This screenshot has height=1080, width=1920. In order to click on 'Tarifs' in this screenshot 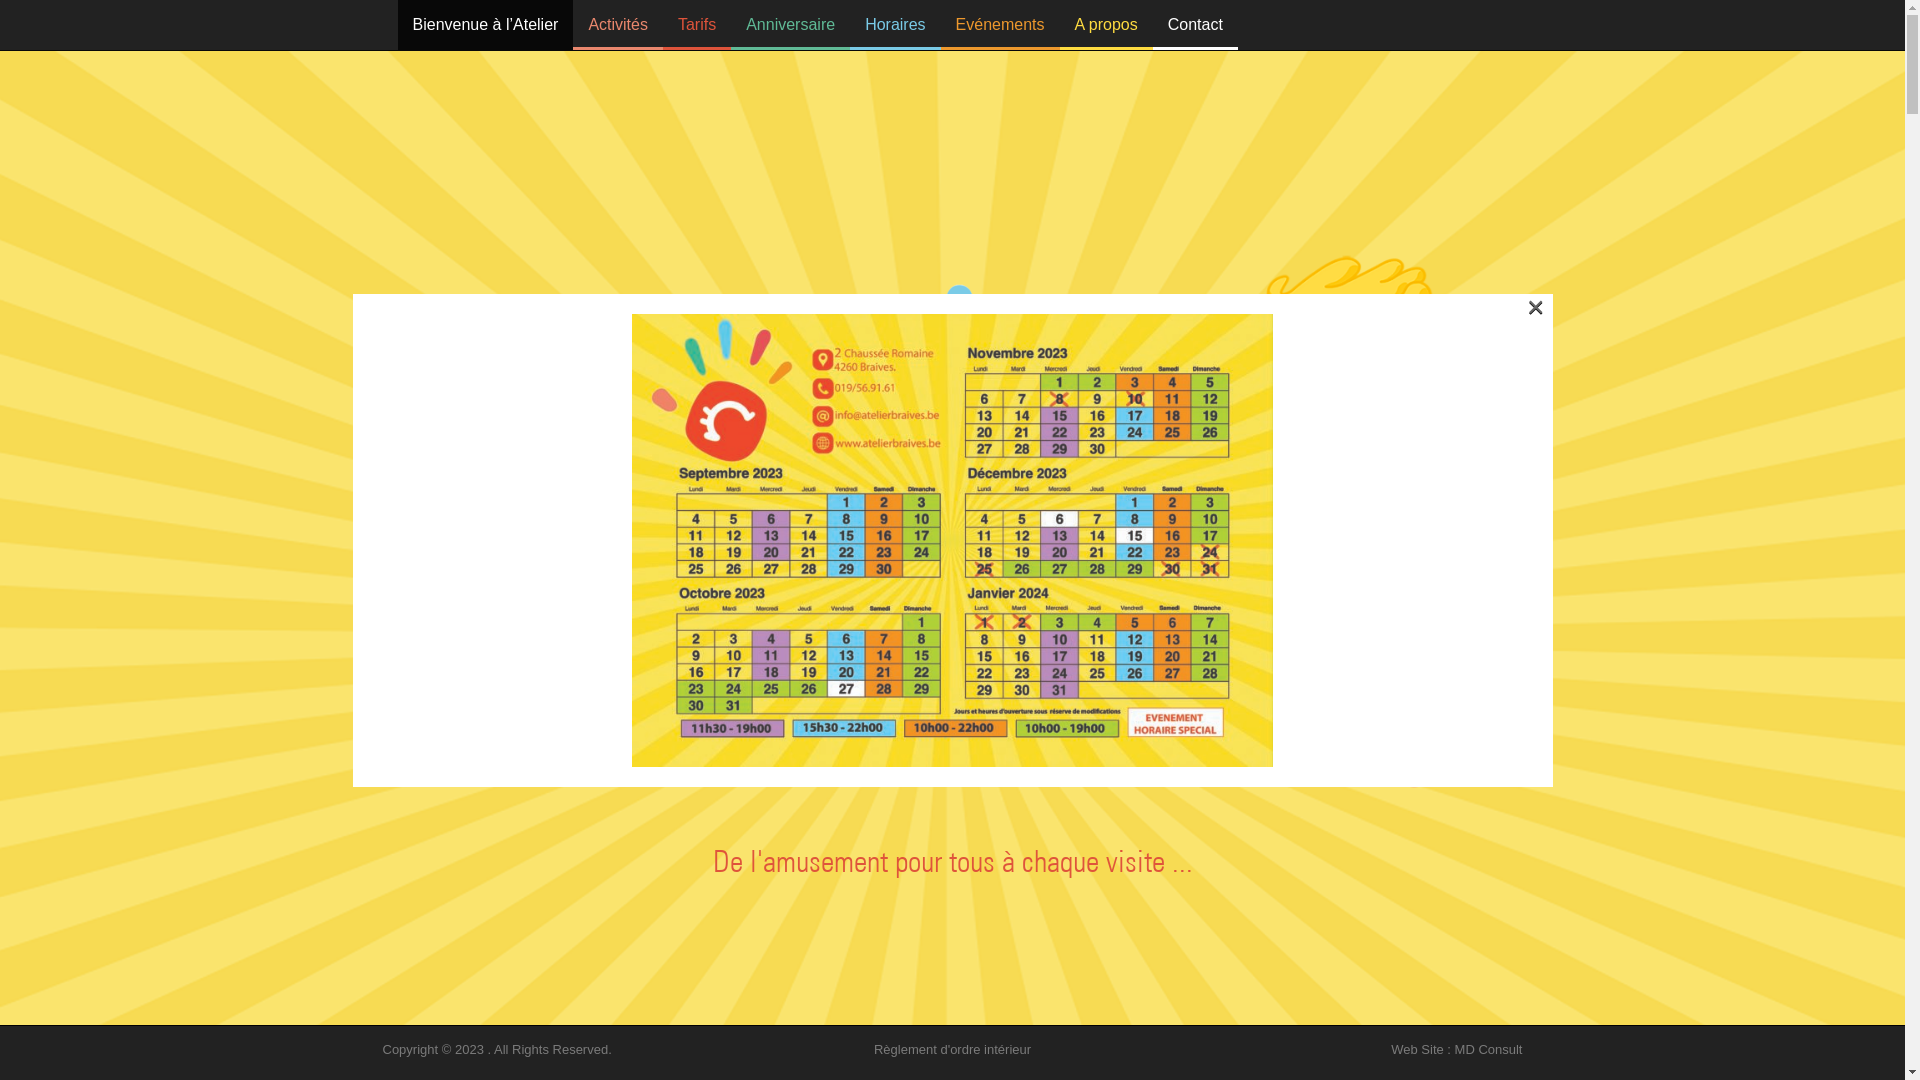, I will do `click(696, 24)`.